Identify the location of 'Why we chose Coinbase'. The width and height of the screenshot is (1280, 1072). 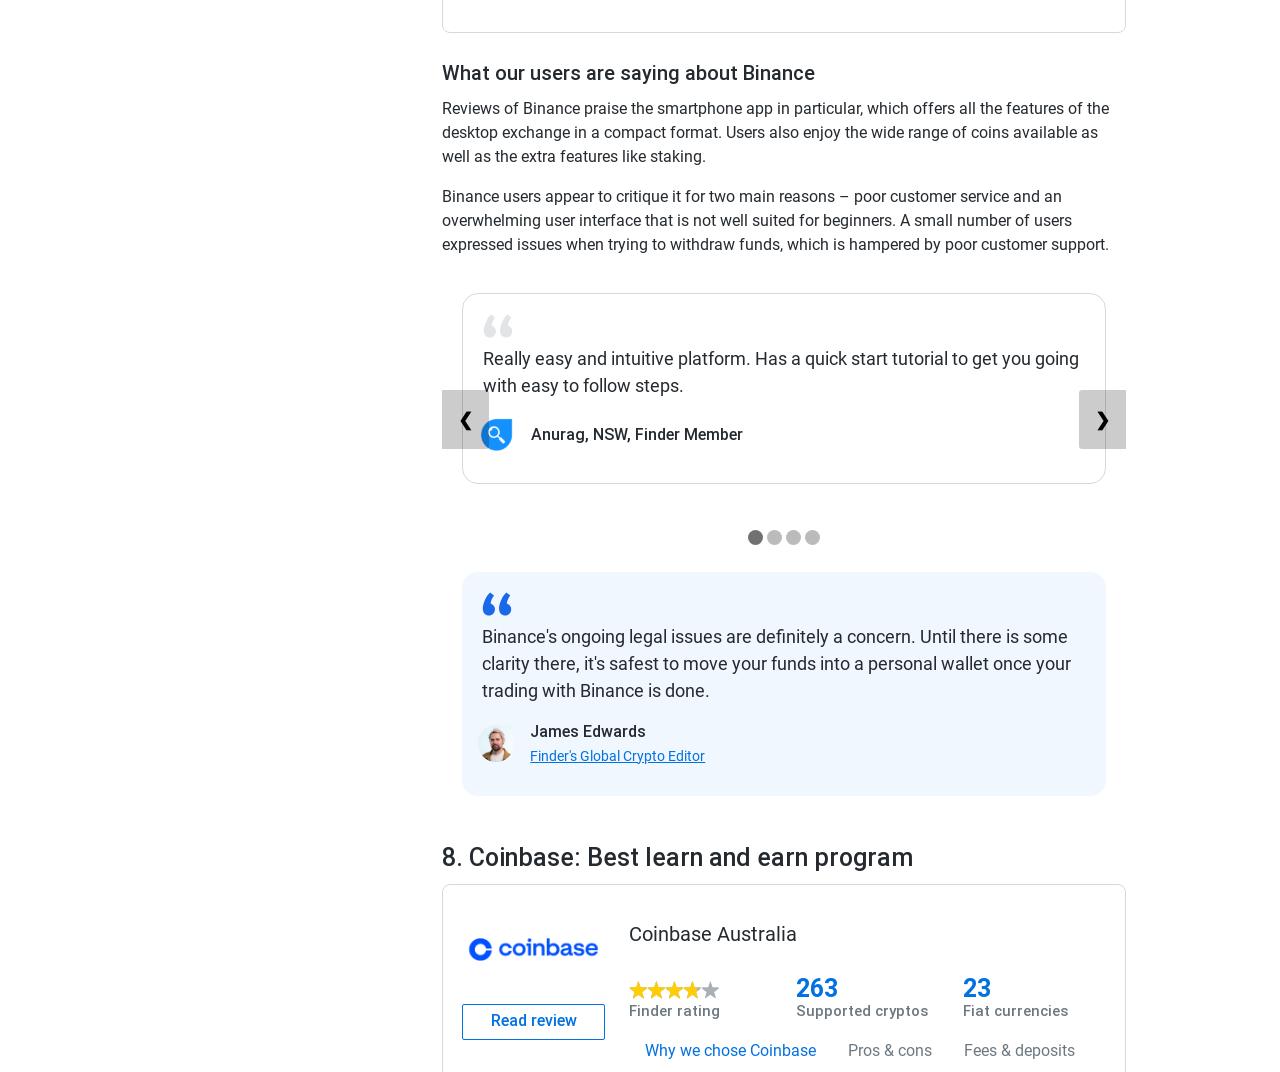
(729, 1050).